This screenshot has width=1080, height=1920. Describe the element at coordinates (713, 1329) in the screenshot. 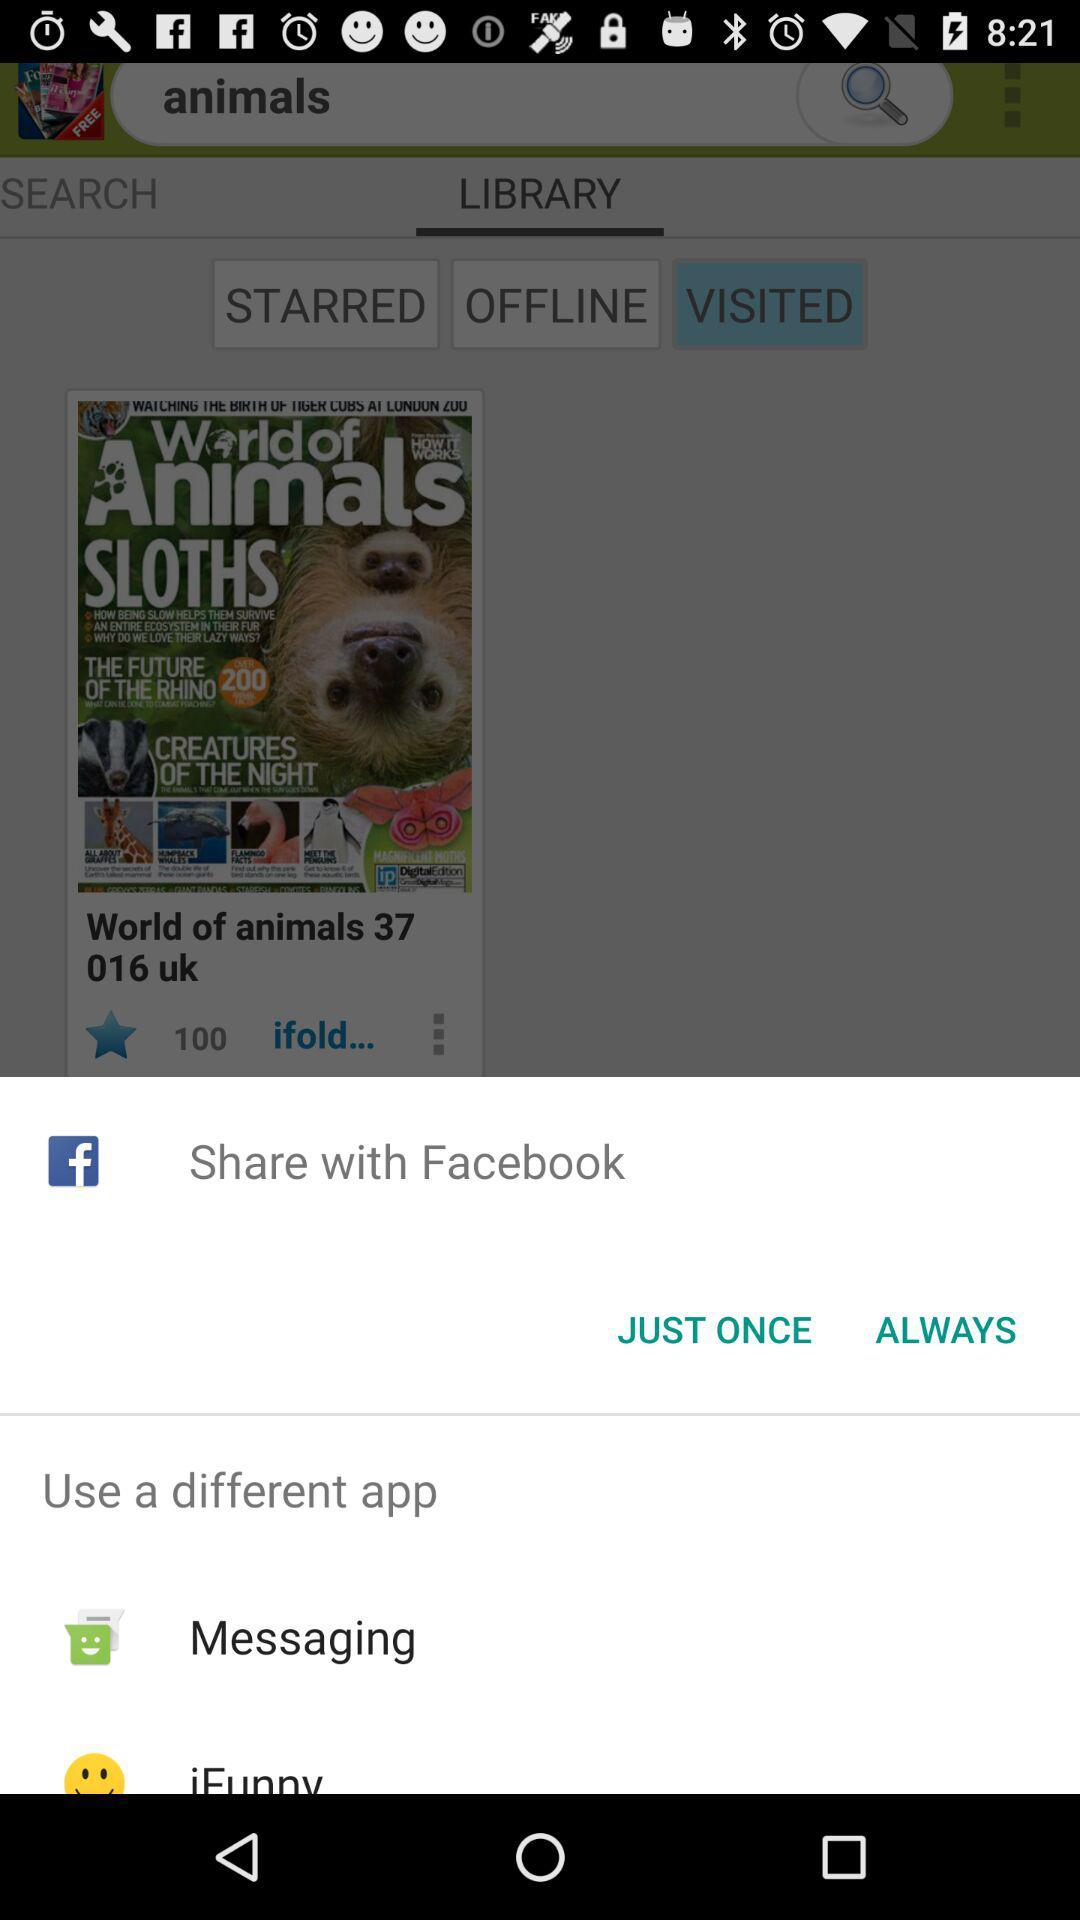

I see `the item below the share with facebook` at that location.